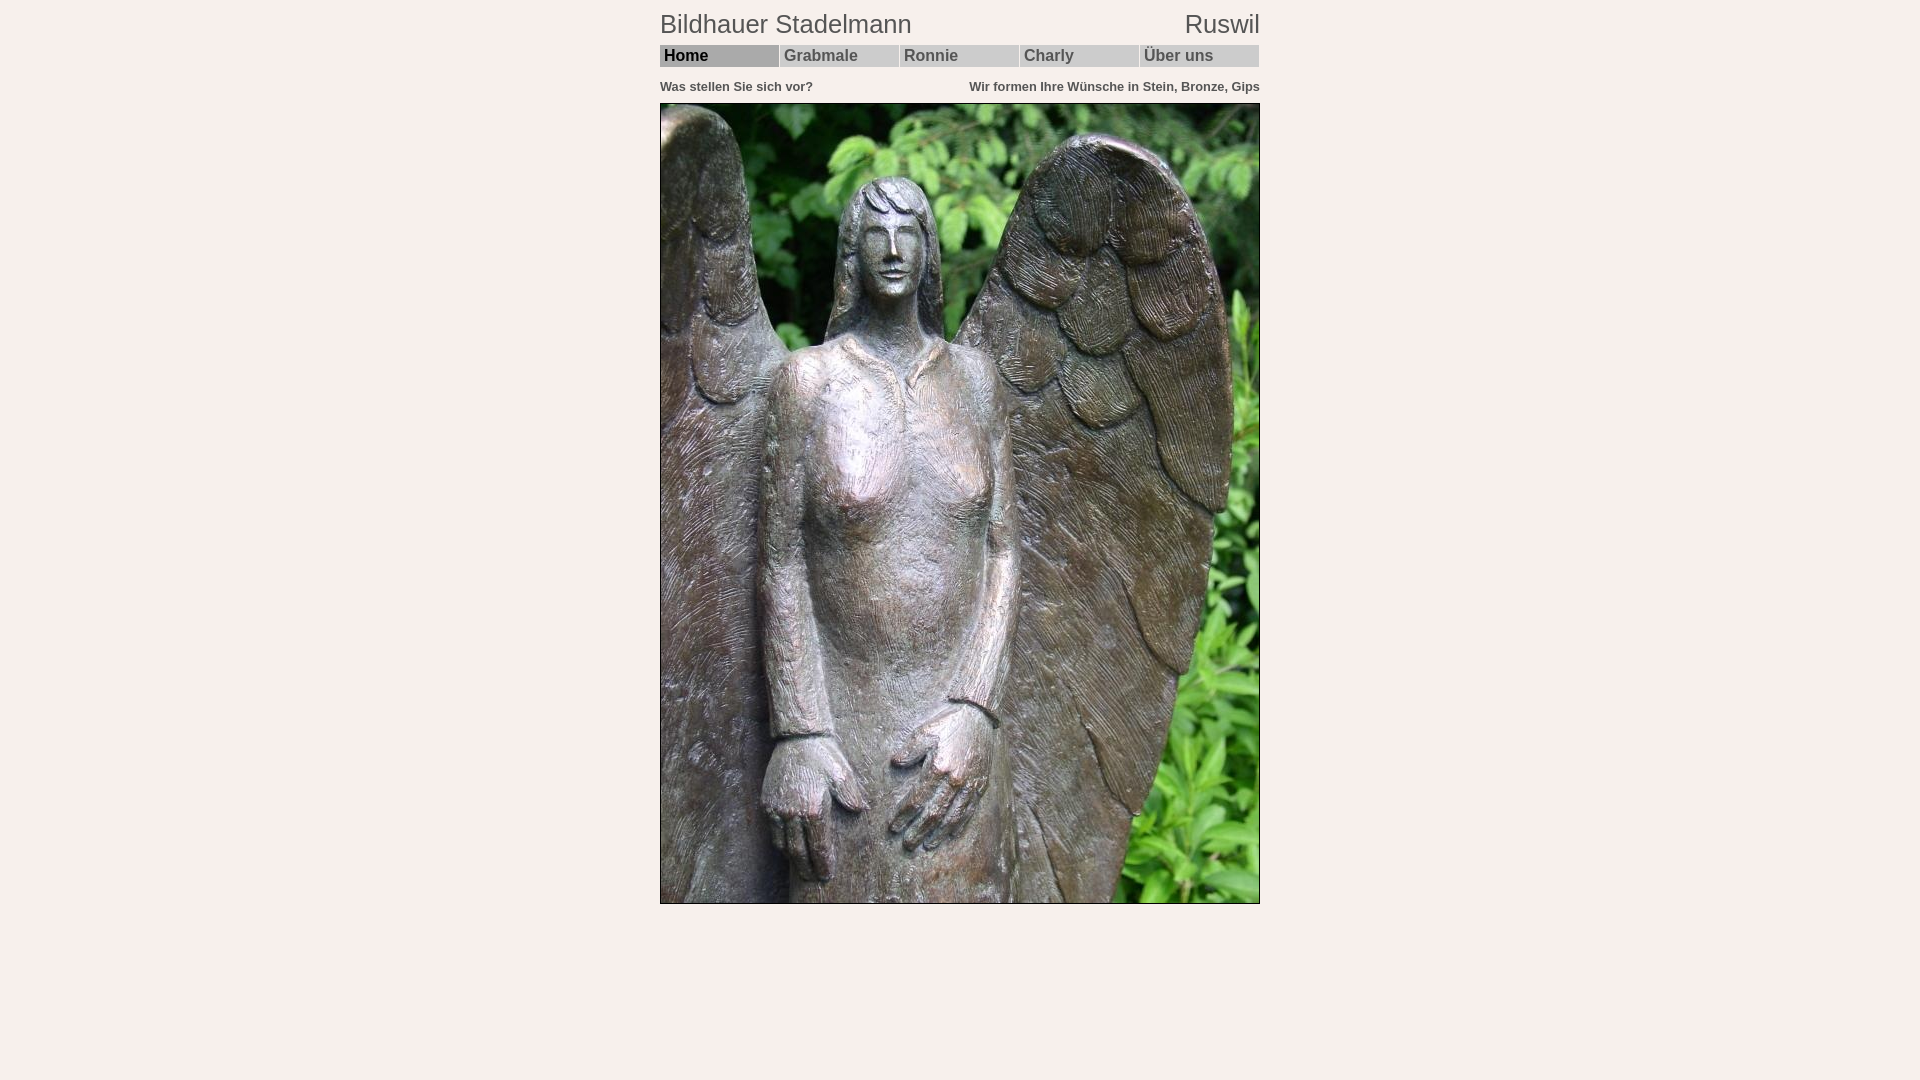 Image resolution: width=1920 pixels, height=1080 pixels. I want to click on 'Bildhauer Stadelmann, so click(960, 27).